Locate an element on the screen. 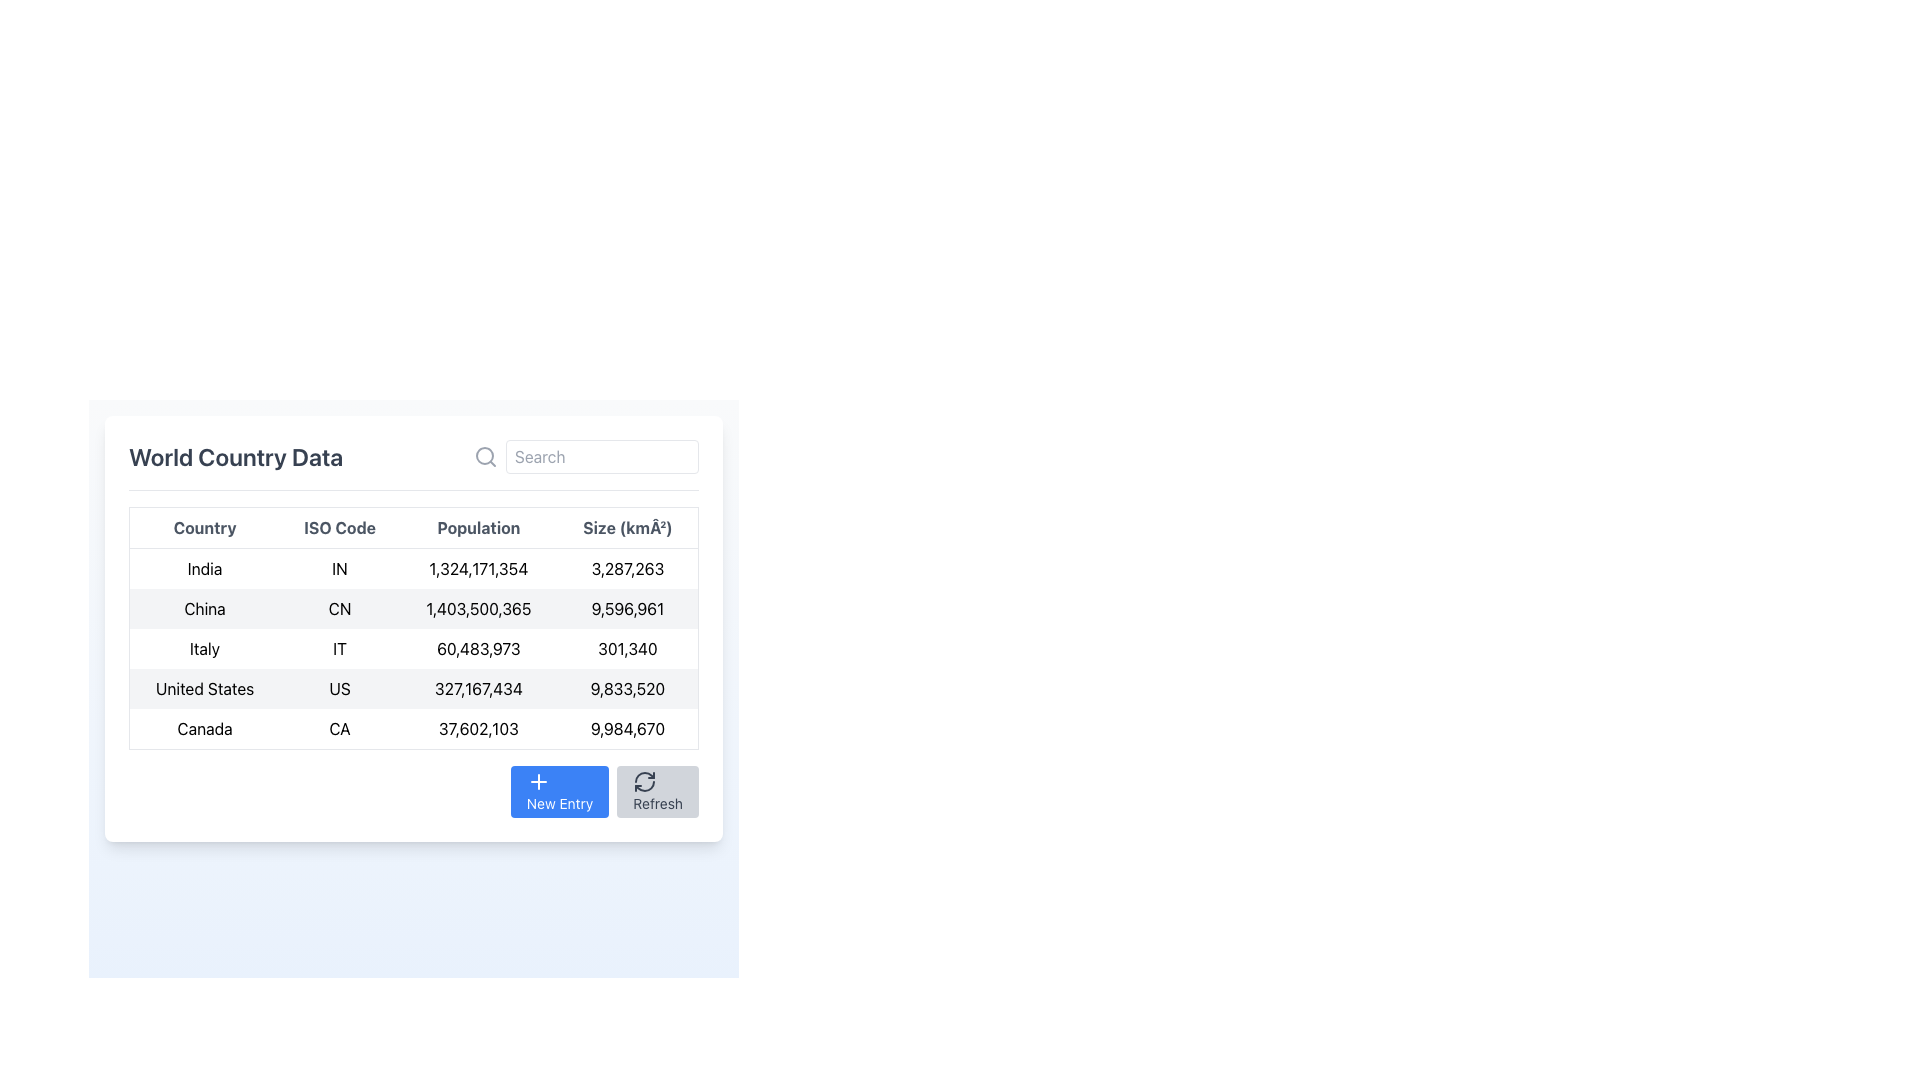  the non-interactive search icon located at the far left of the horizontal group containing the search input field with placeholder text 'Search' is located at coordinates (485, 456).